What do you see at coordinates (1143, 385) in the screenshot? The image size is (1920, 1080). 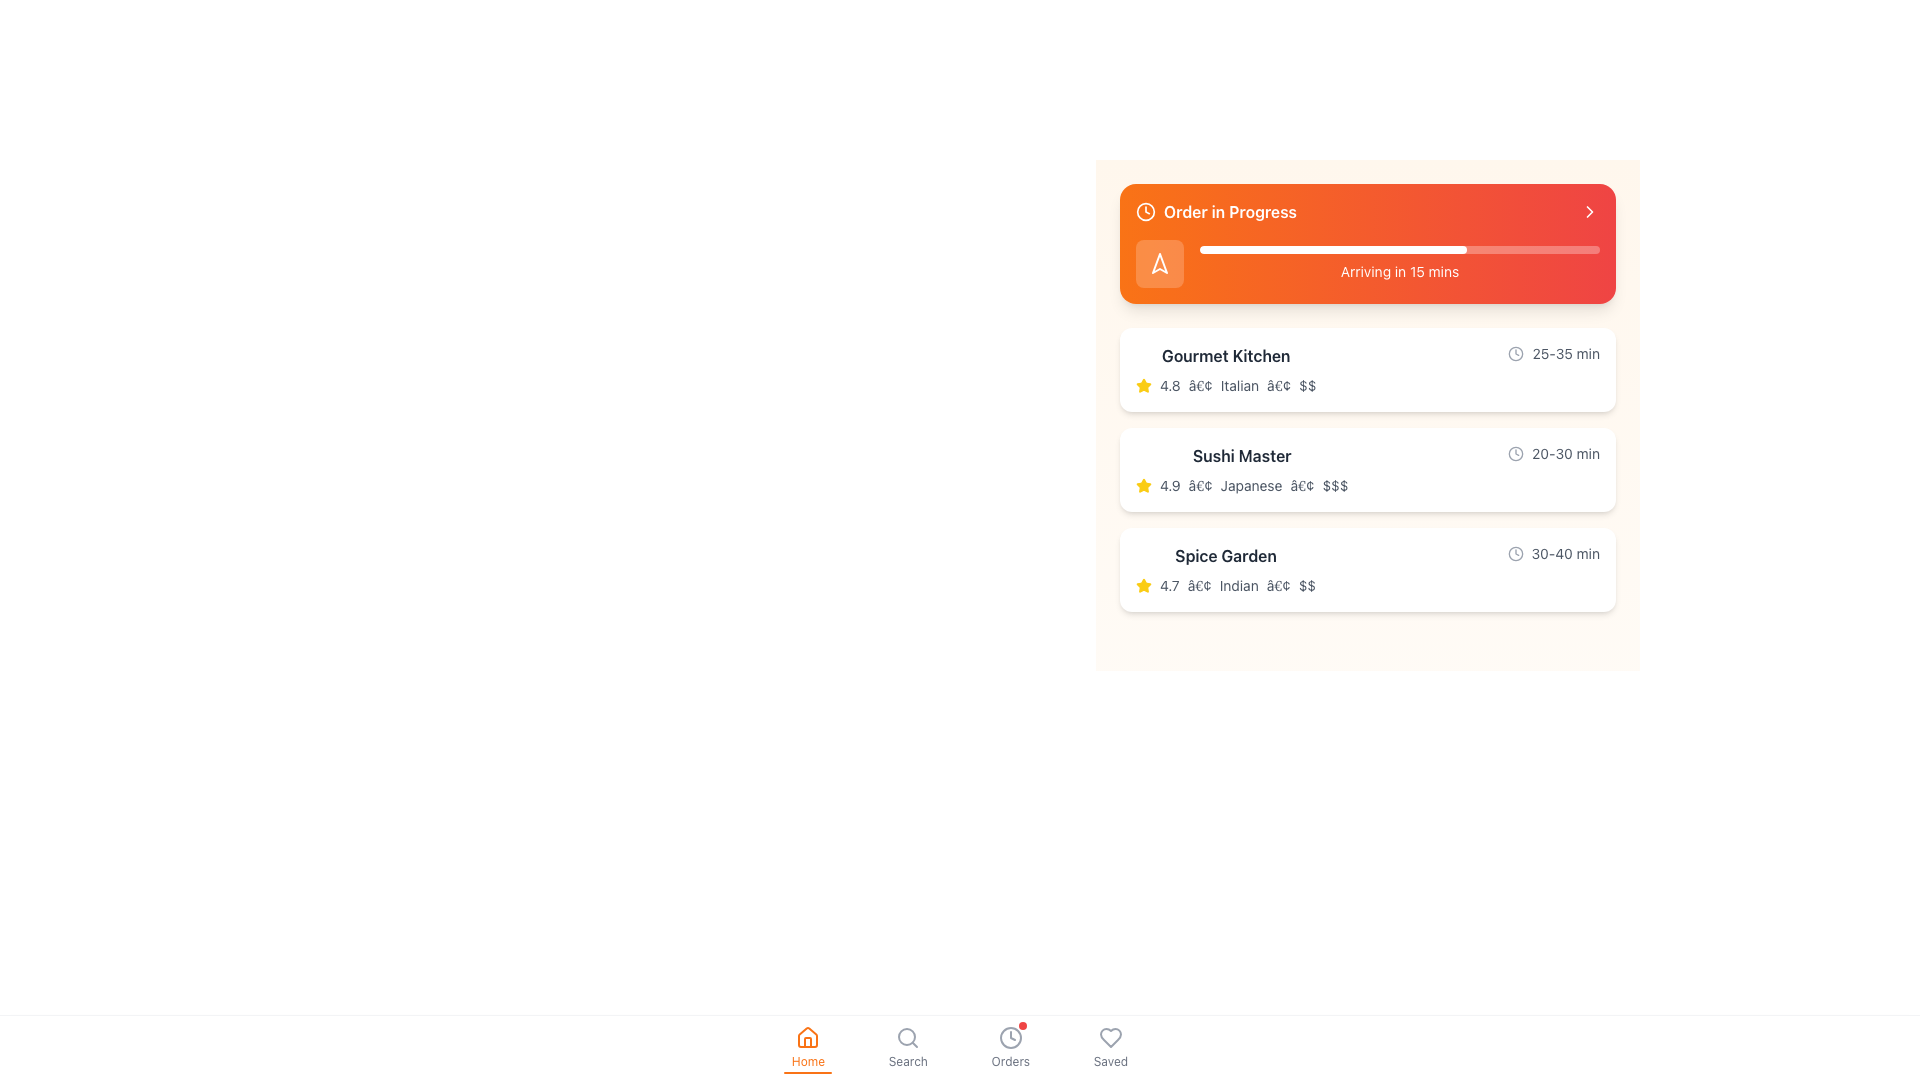 I see `the star icon representing the restaurant's rating, located to the left of the text '4.8 • Italian • $$' in the first item of the list` at bounding box center [1143, 385].